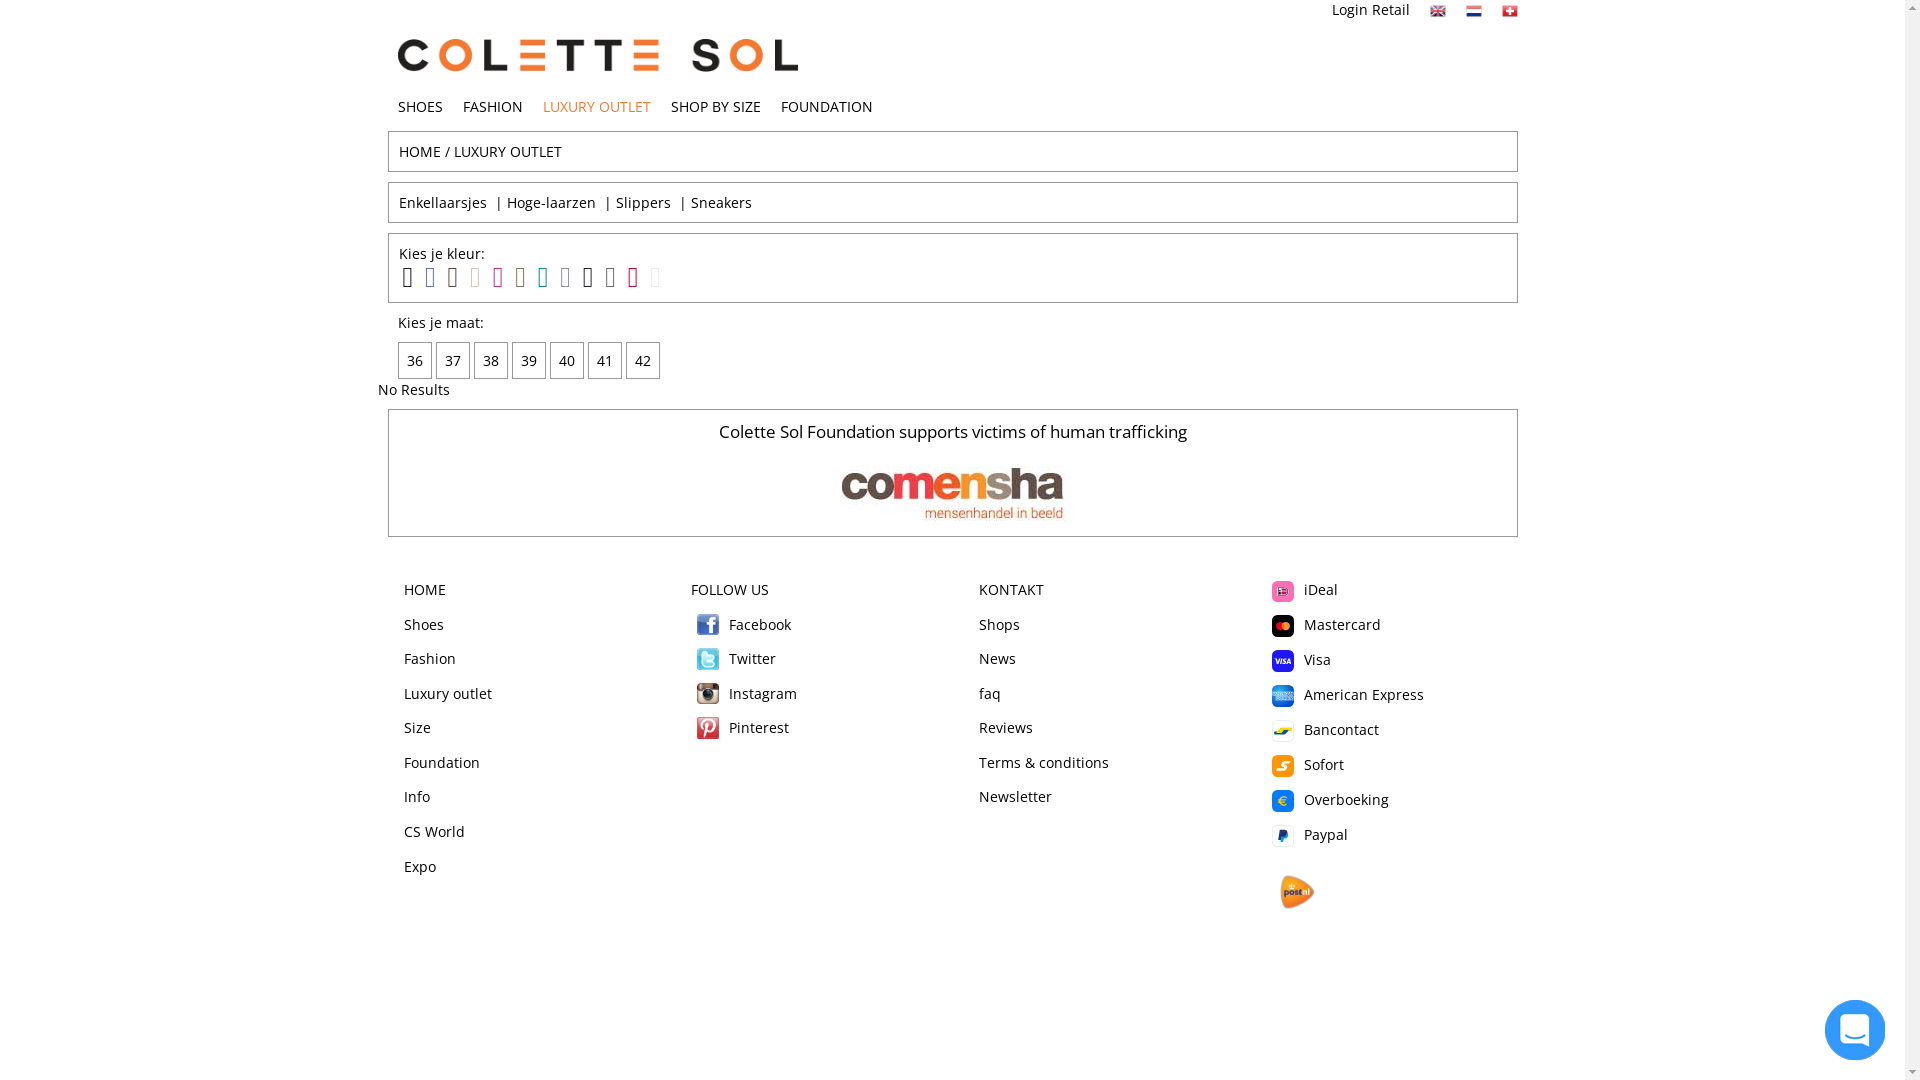 The image size is (1920, 1080). Describe the element at coordinates (996, 658) in the screenshot. I see `'News'` at that location.